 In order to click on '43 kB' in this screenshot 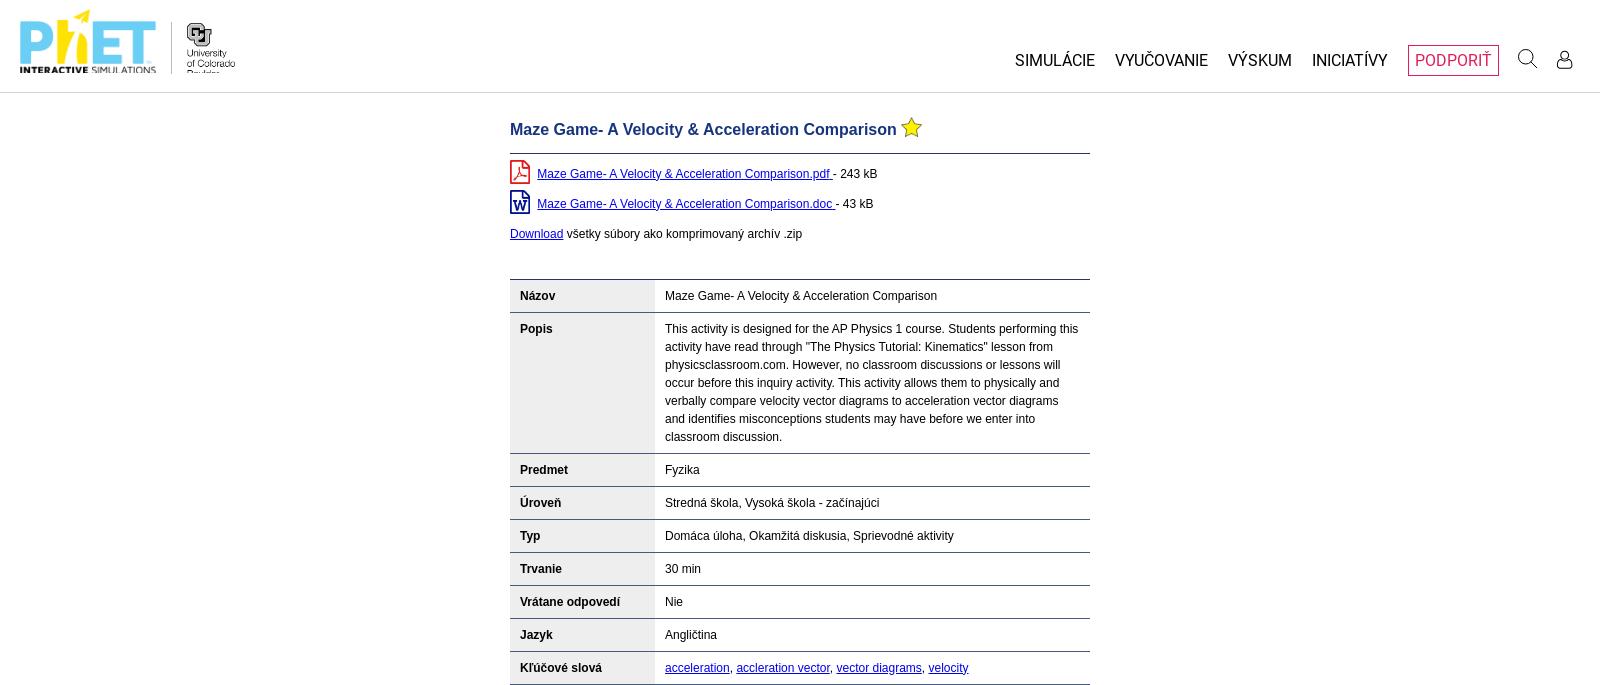, I will do `click(840, 203)`.